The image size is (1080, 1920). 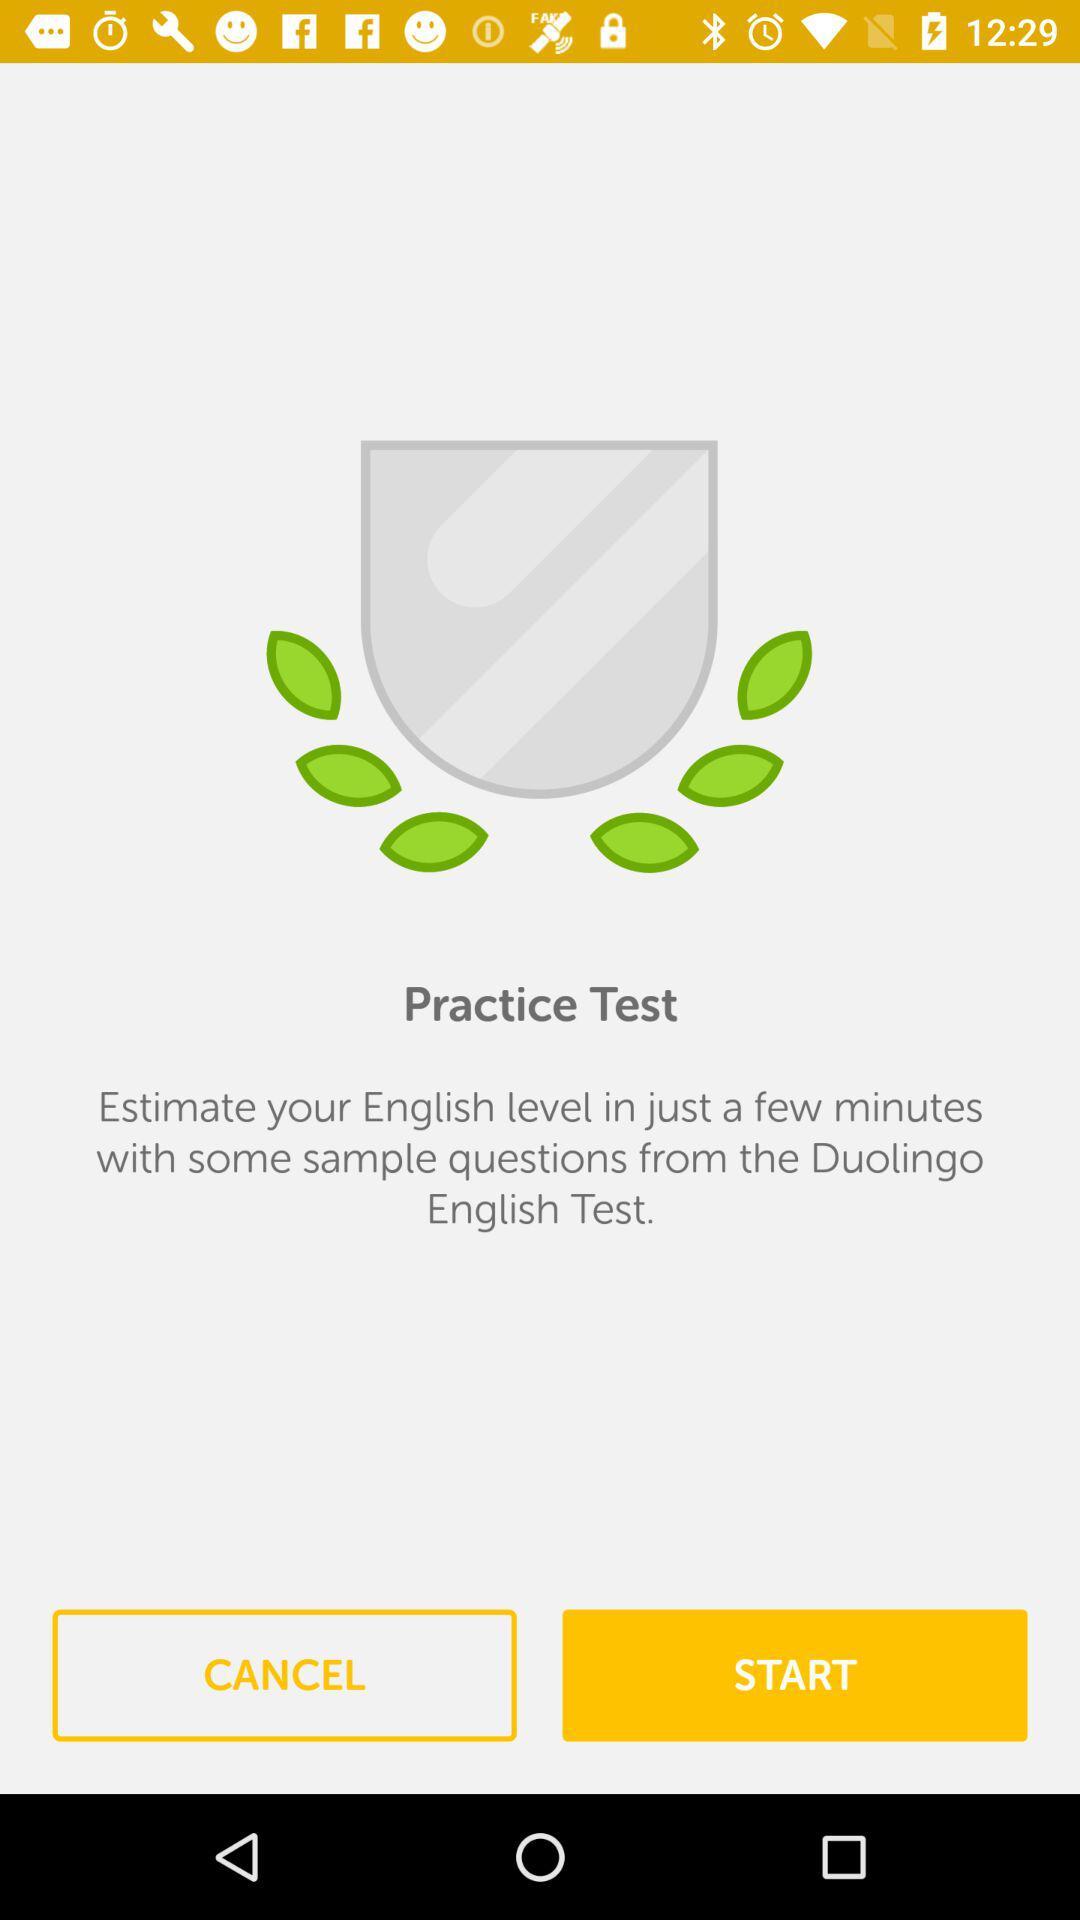 I want to click on item below estimate your english item, so click(x=793, y=1675).